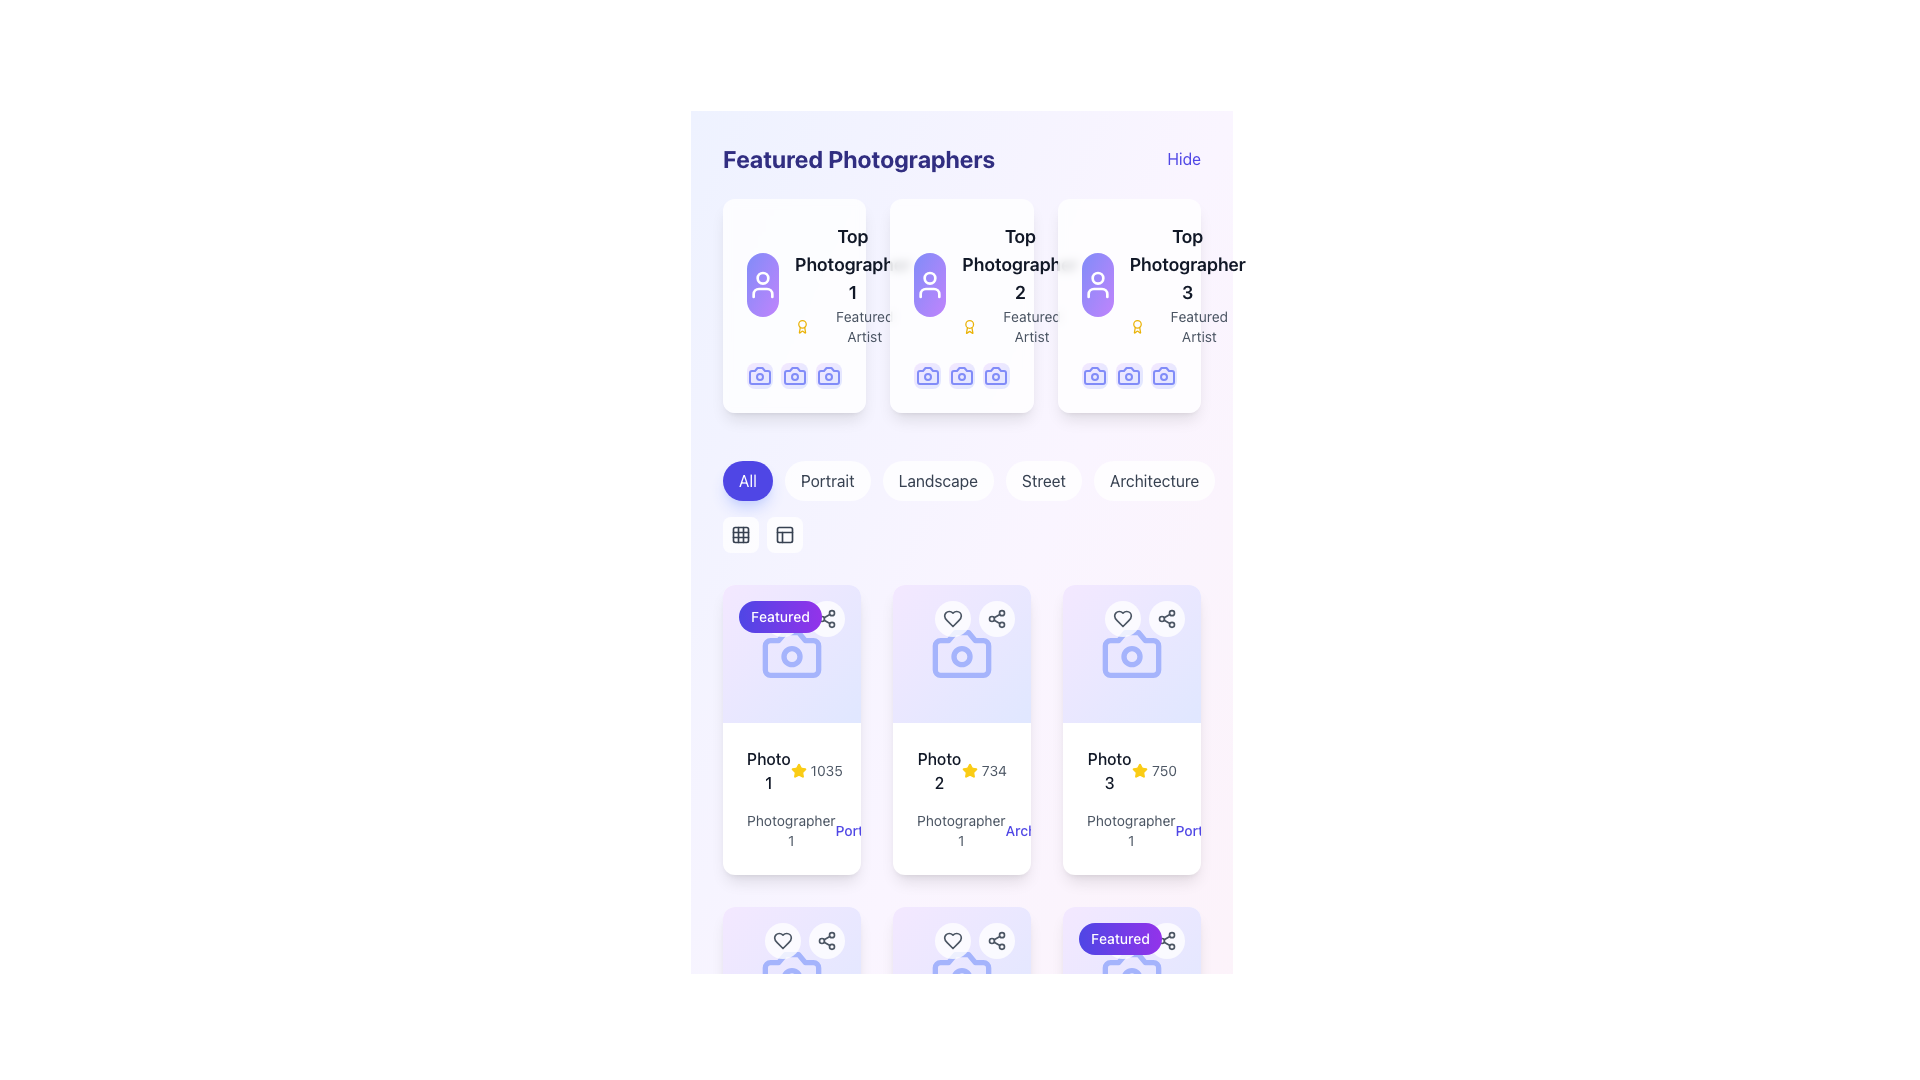 The image size is (1920, 1080). What do you see at coordinates (1166, 941) in the screenshot?
I see `the share icon located within the translucent white button at the top-right corner of the 'Photo 3' card` at bounding box center [1166, 941].